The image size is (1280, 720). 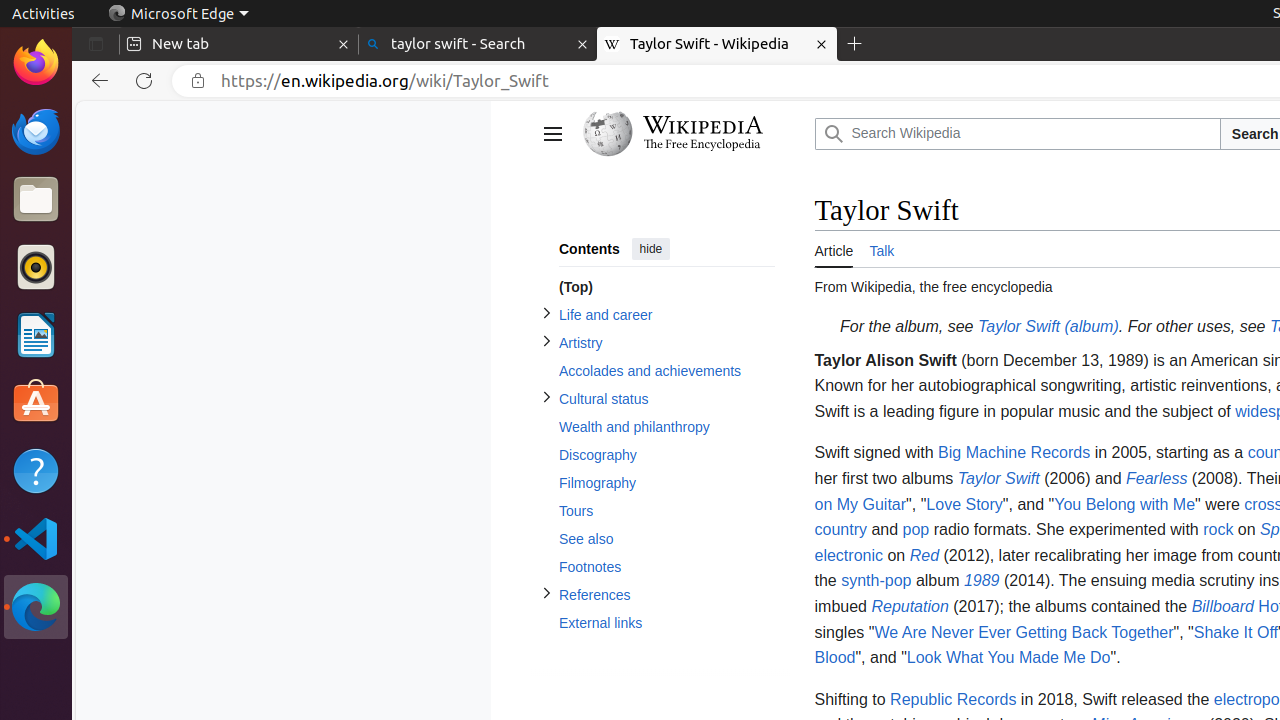 What do you see at coordinates (923, 554) in the screenshot?
I see `'Red'` at bounding box center [923, 554].